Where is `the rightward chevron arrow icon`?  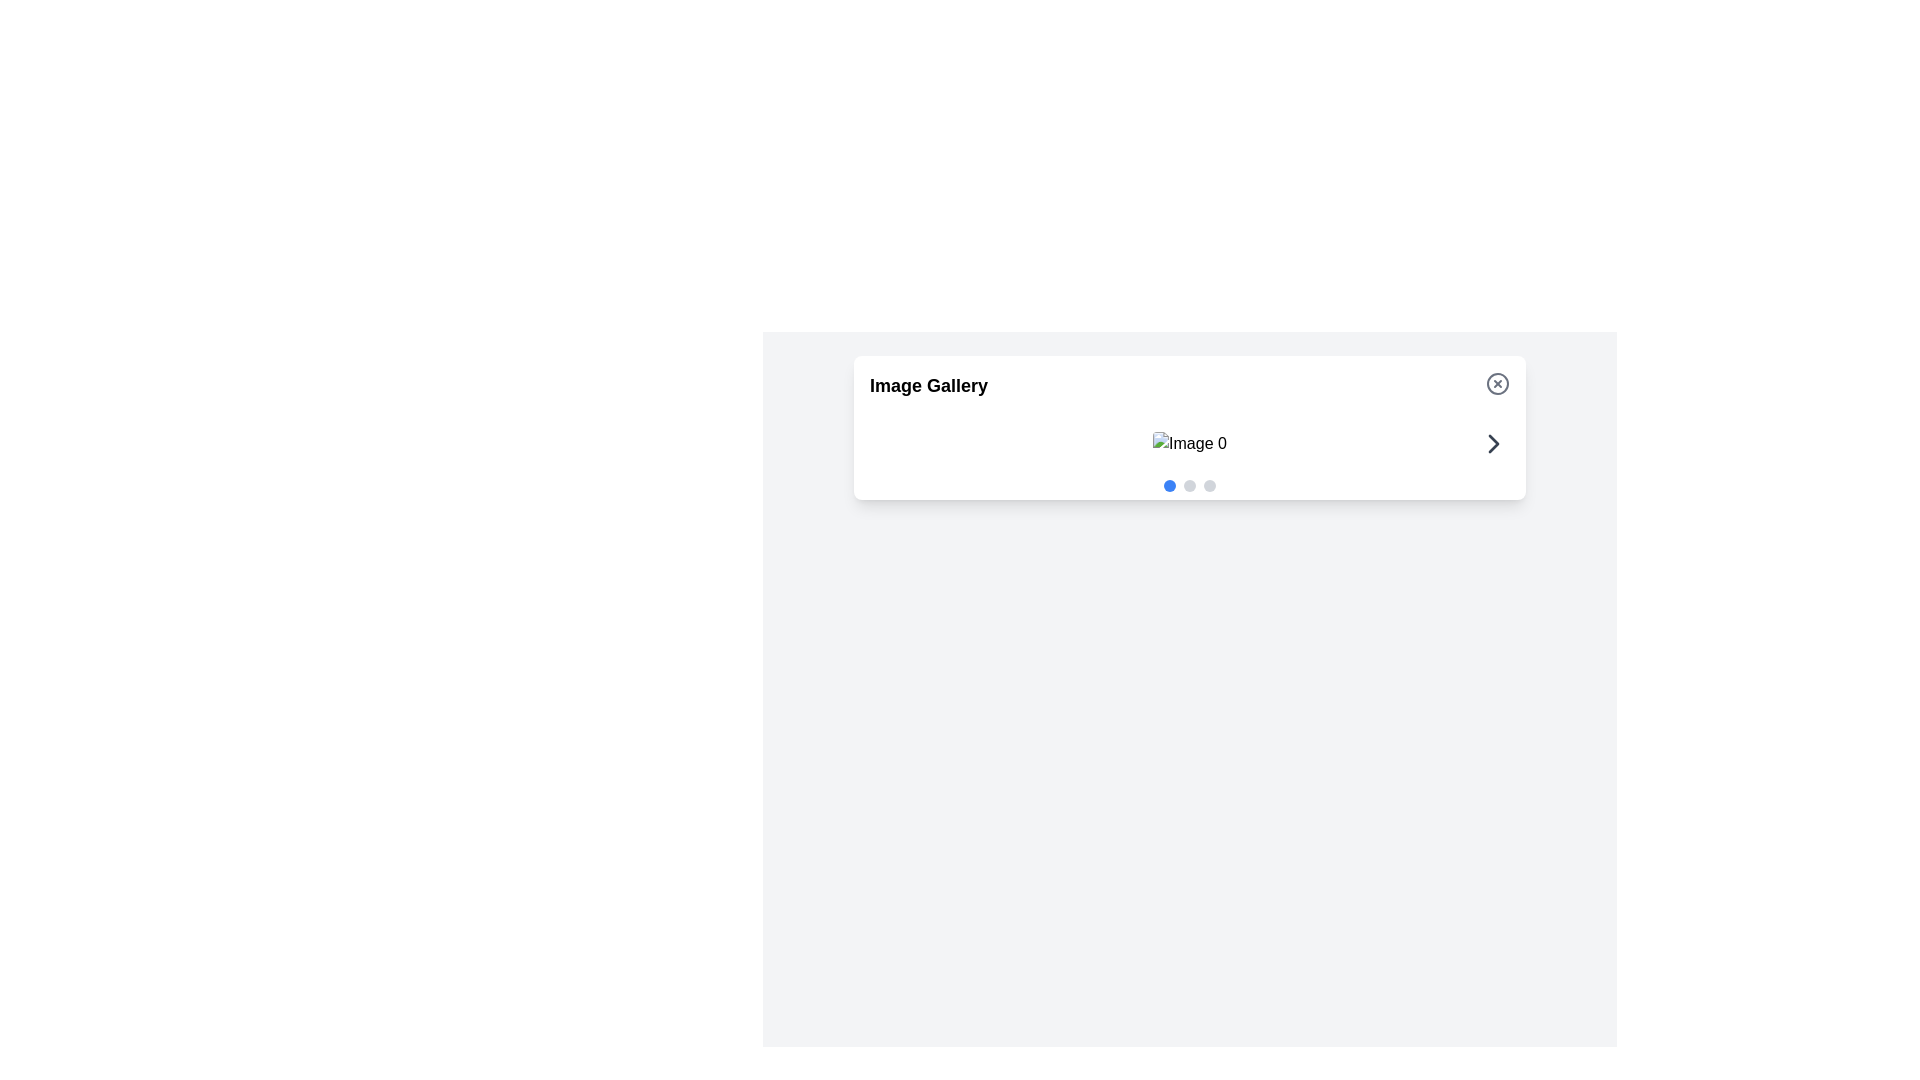
the rightward chevron arrow icon is located at coordinates (1493, 442).